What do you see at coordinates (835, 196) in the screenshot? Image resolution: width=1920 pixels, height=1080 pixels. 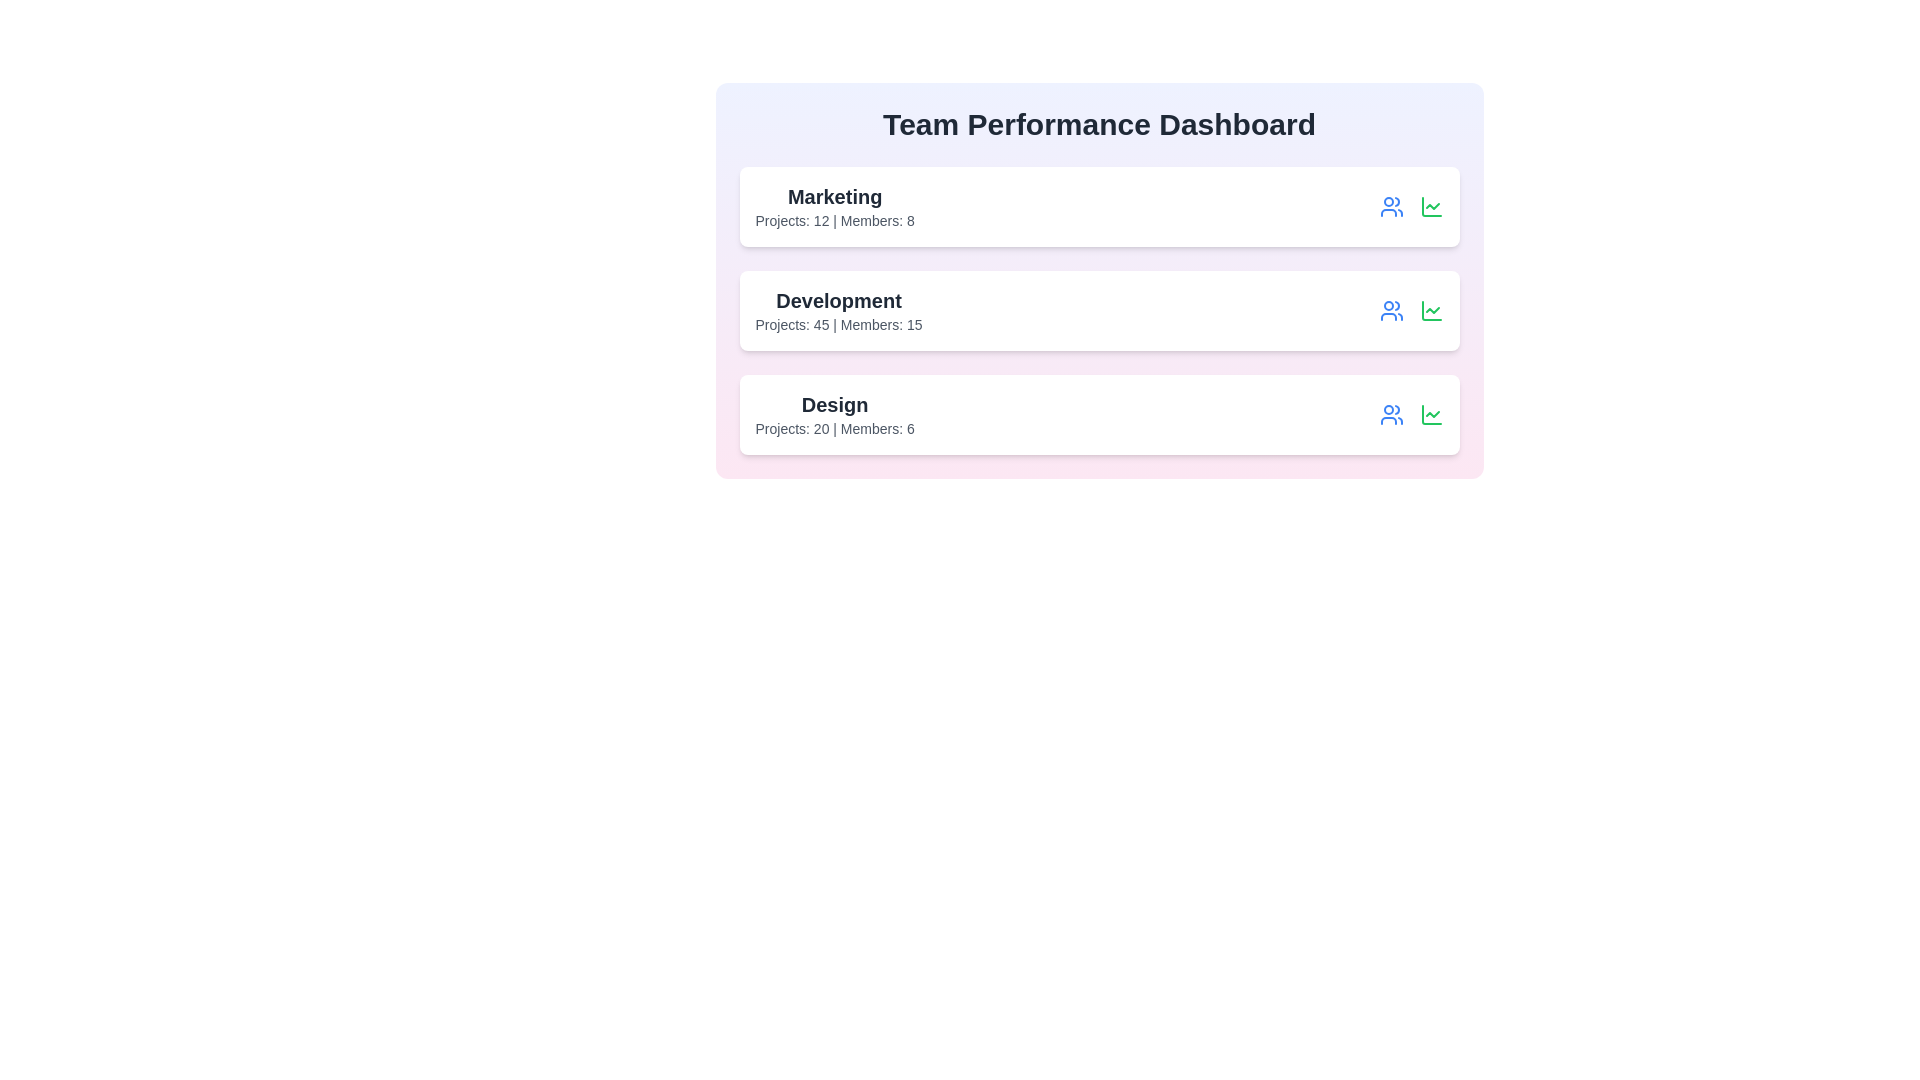 I see `the name of the team Marketing to view its details` at bounding box center [835, 196].